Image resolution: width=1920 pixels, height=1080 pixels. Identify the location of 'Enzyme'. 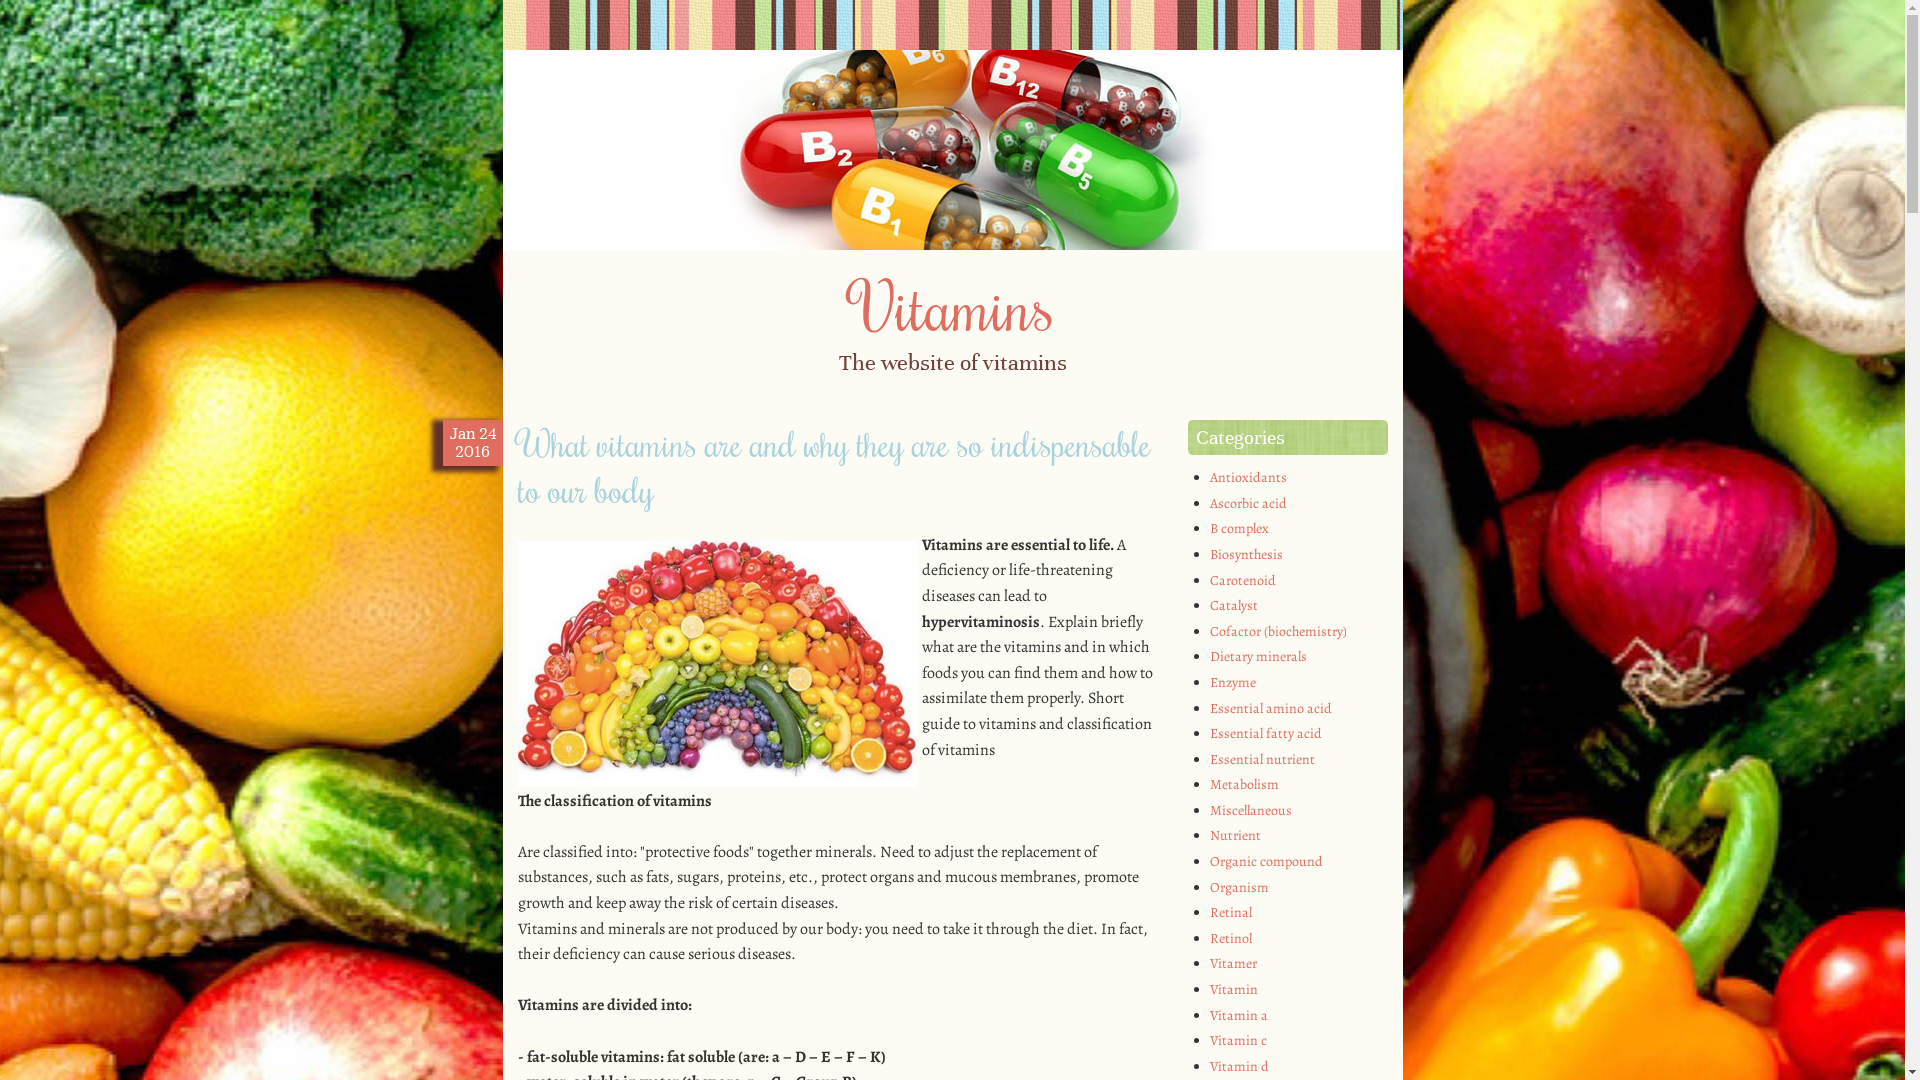
(1232, 681).